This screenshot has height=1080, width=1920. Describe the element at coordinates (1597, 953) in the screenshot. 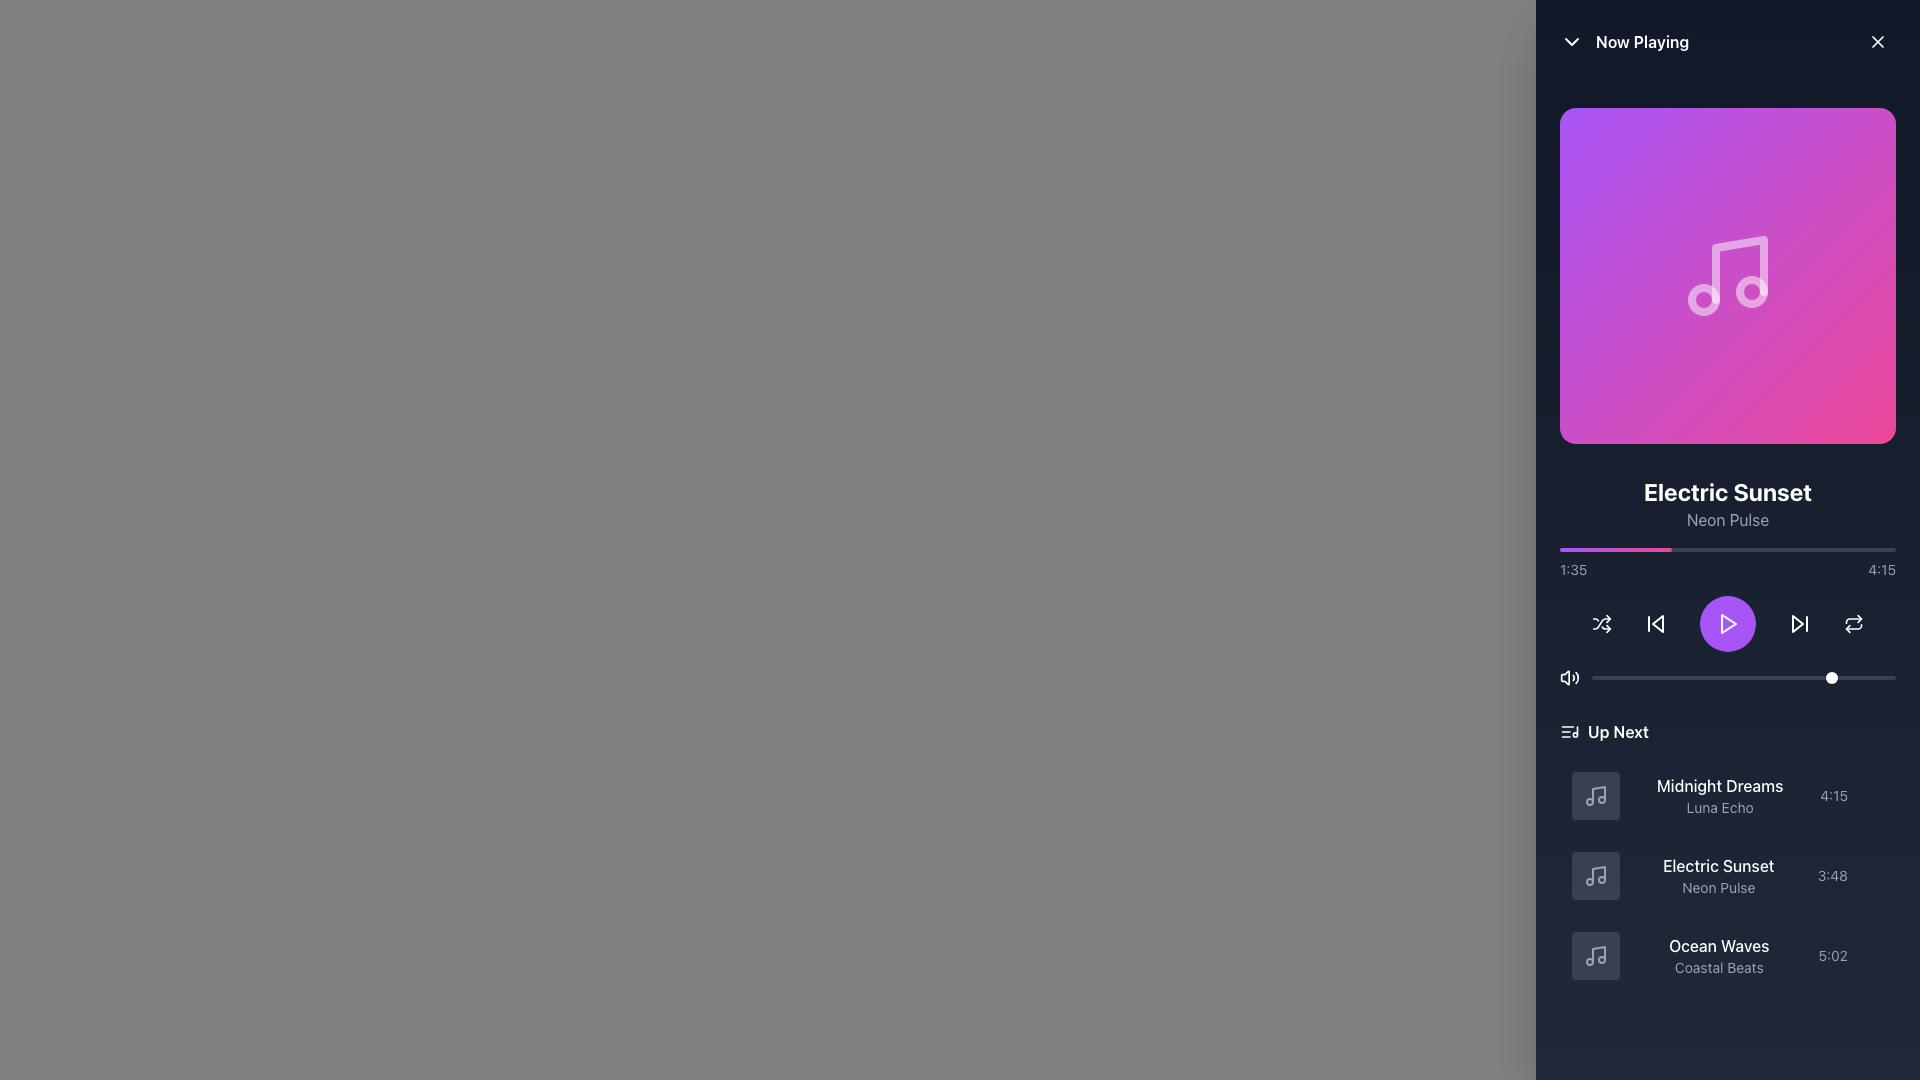

I see `the music note silhouette icon located in the 'Up Next' list of the media player UI for accessibility purposes` at that location.